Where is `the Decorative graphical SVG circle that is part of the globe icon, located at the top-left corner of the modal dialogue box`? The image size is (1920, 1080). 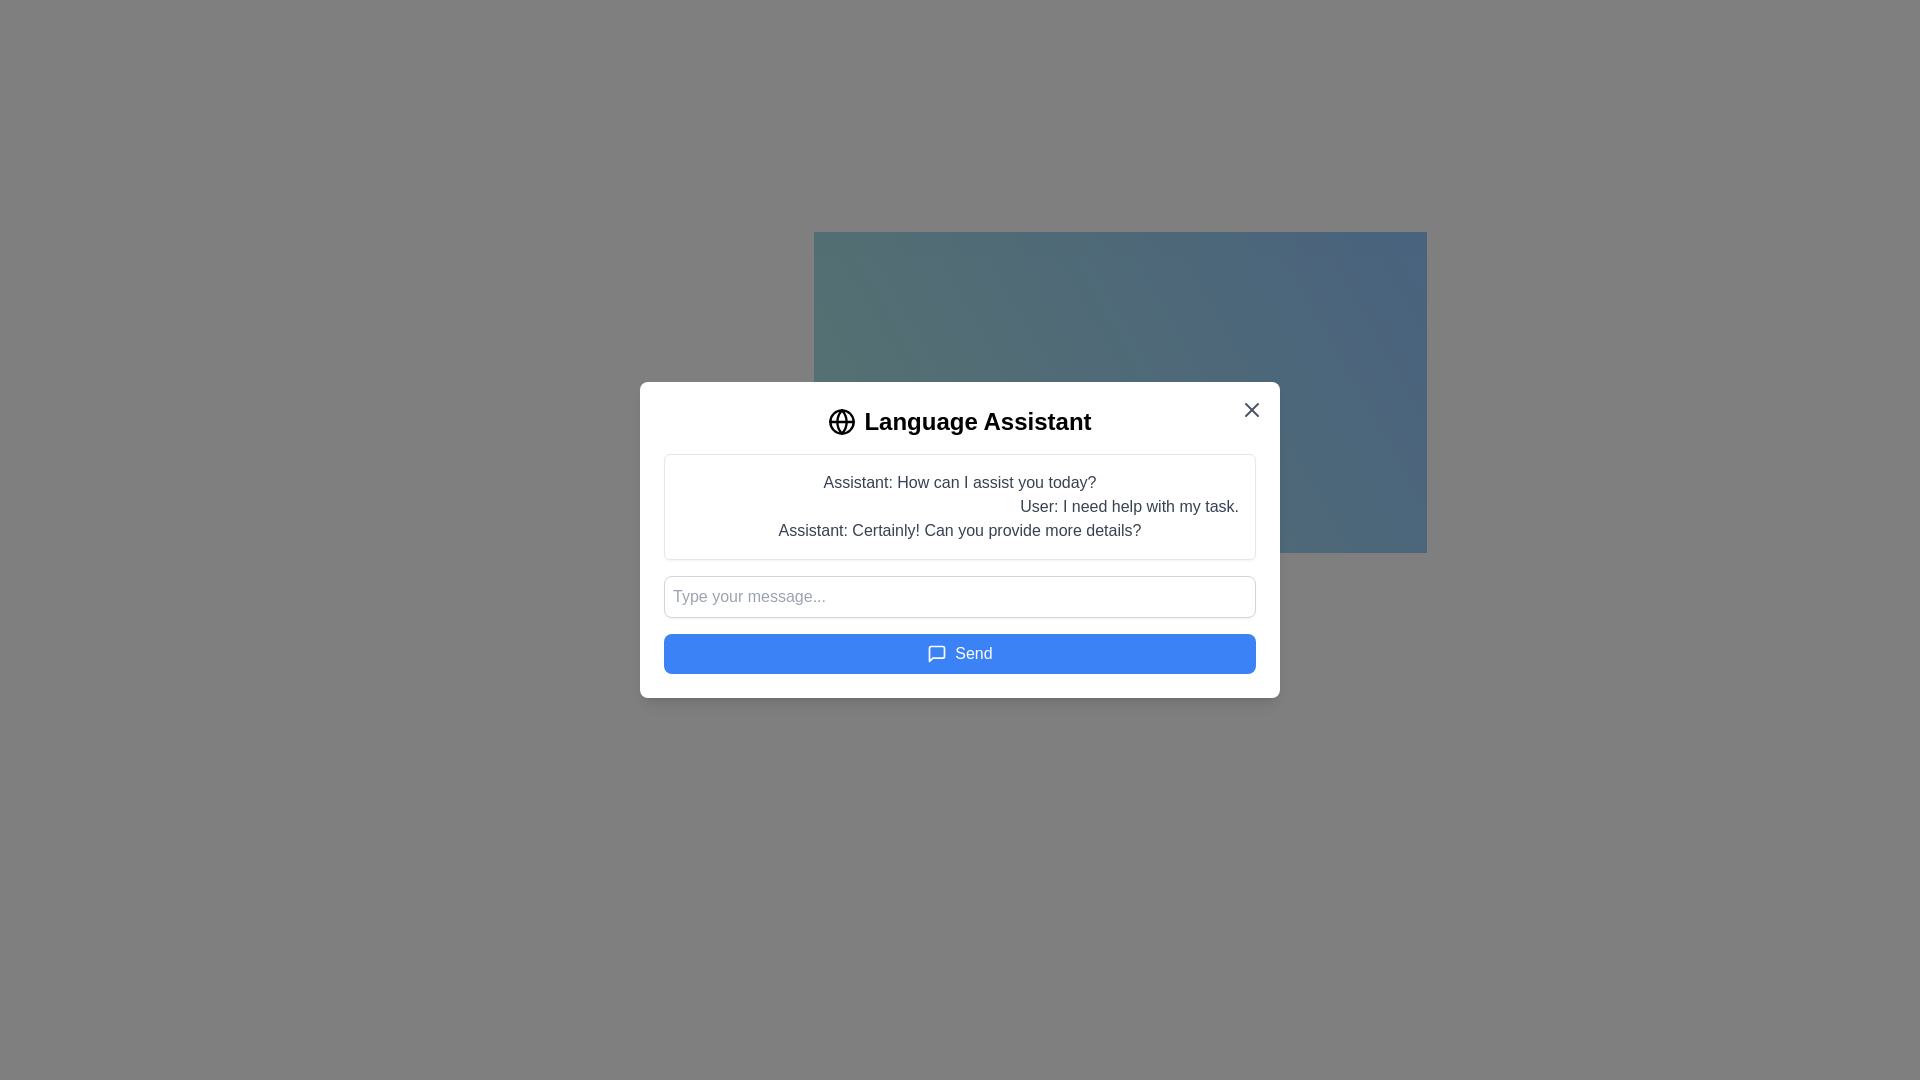
the Decorative graphical SVG circle that is part of the globe icon, located at the top-left corner of the modal dialogue box is located at coordinates (842, 420).